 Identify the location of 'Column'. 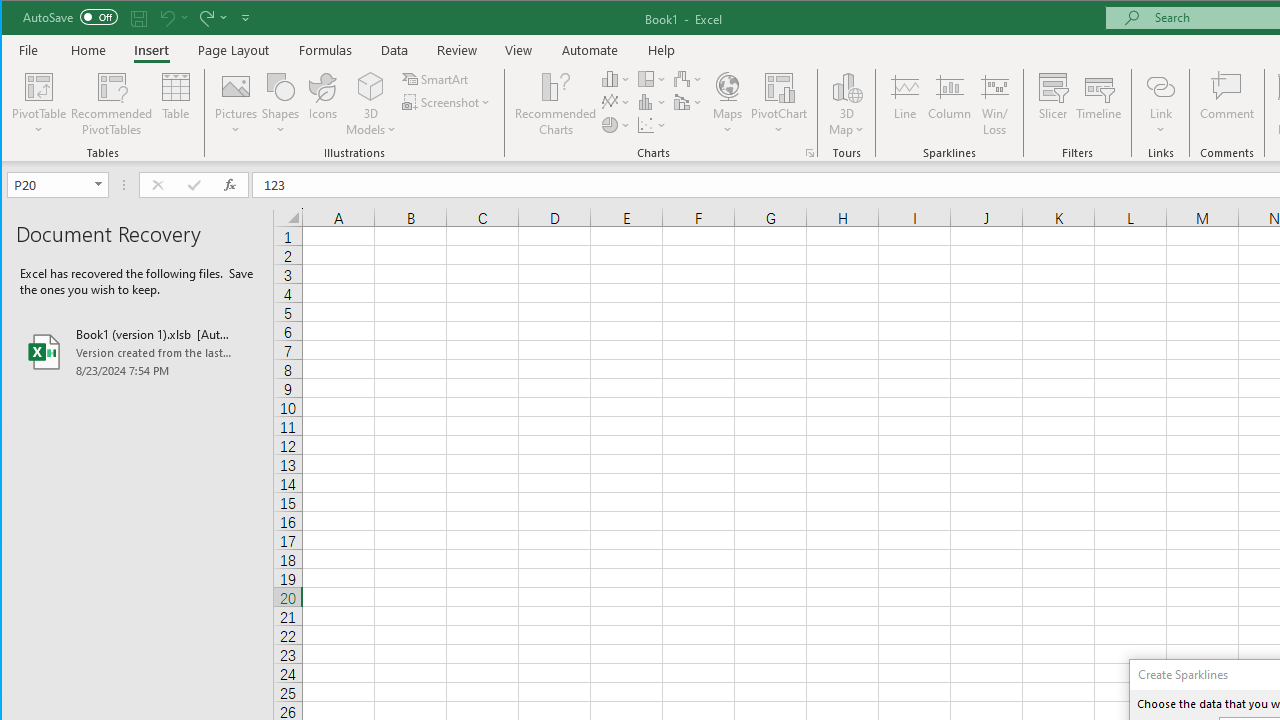
(948, 104).